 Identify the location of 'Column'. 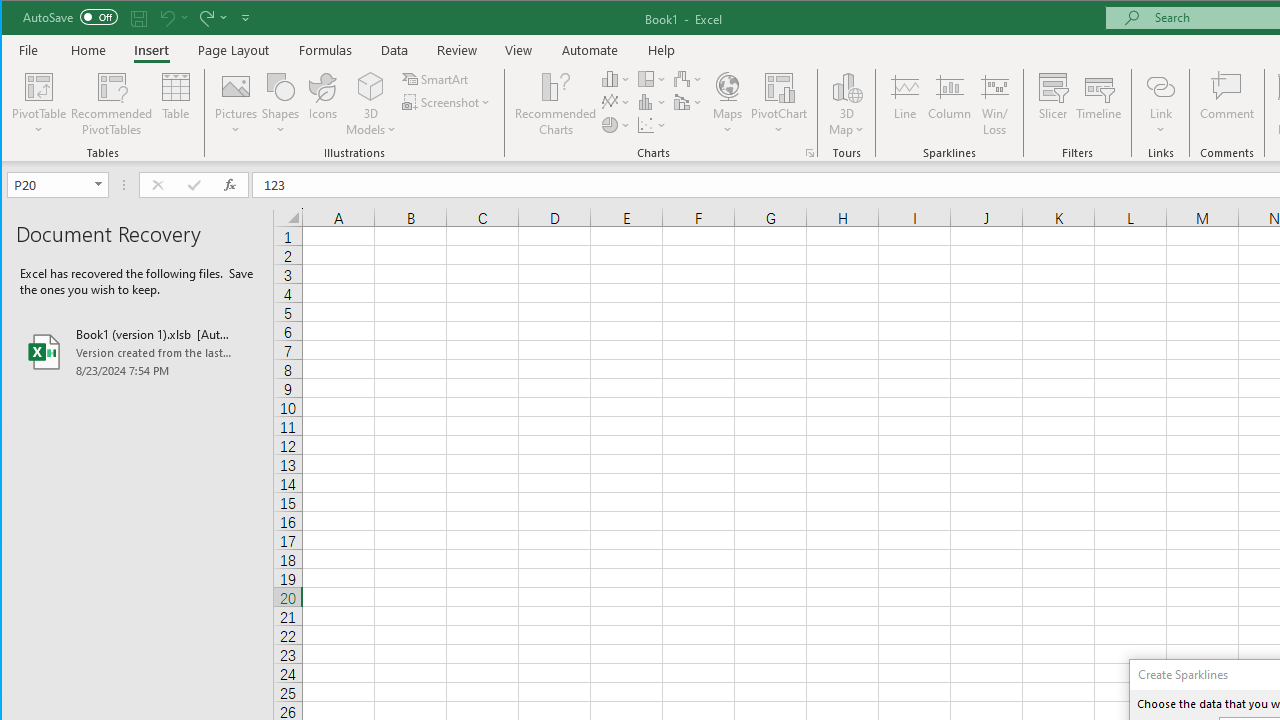
(948, 104).